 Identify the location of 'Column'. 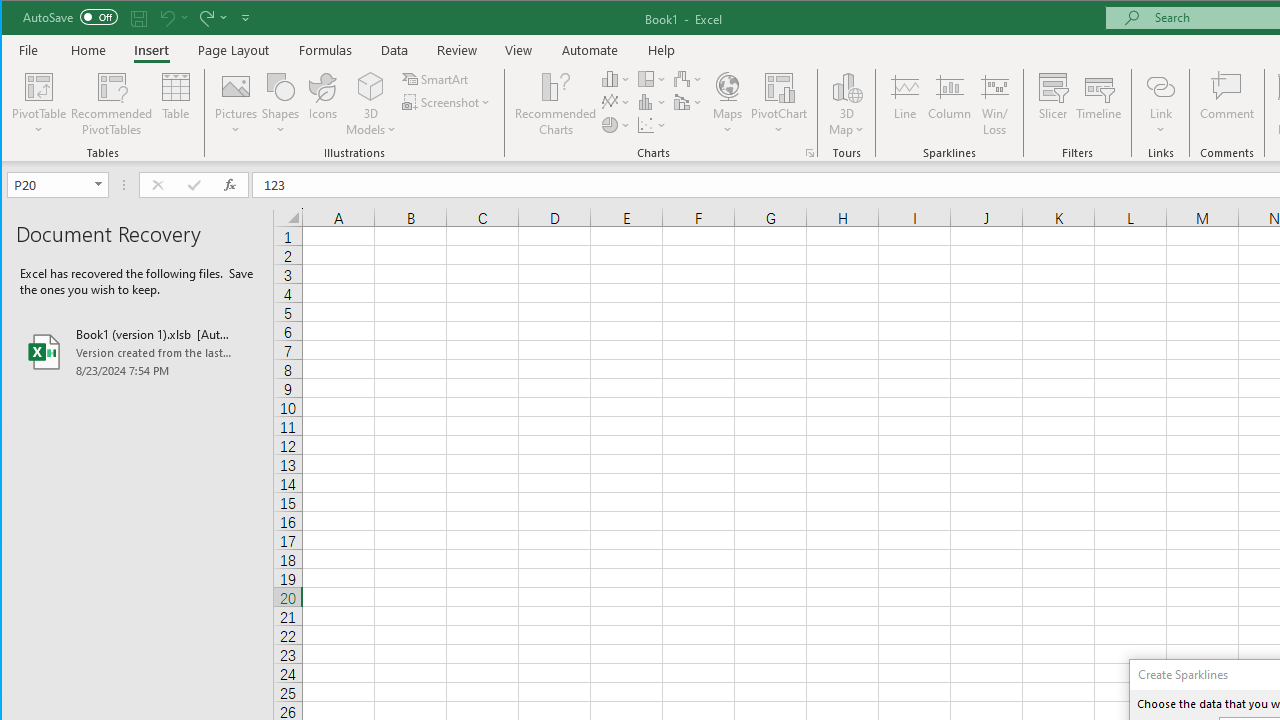
(948, 104).